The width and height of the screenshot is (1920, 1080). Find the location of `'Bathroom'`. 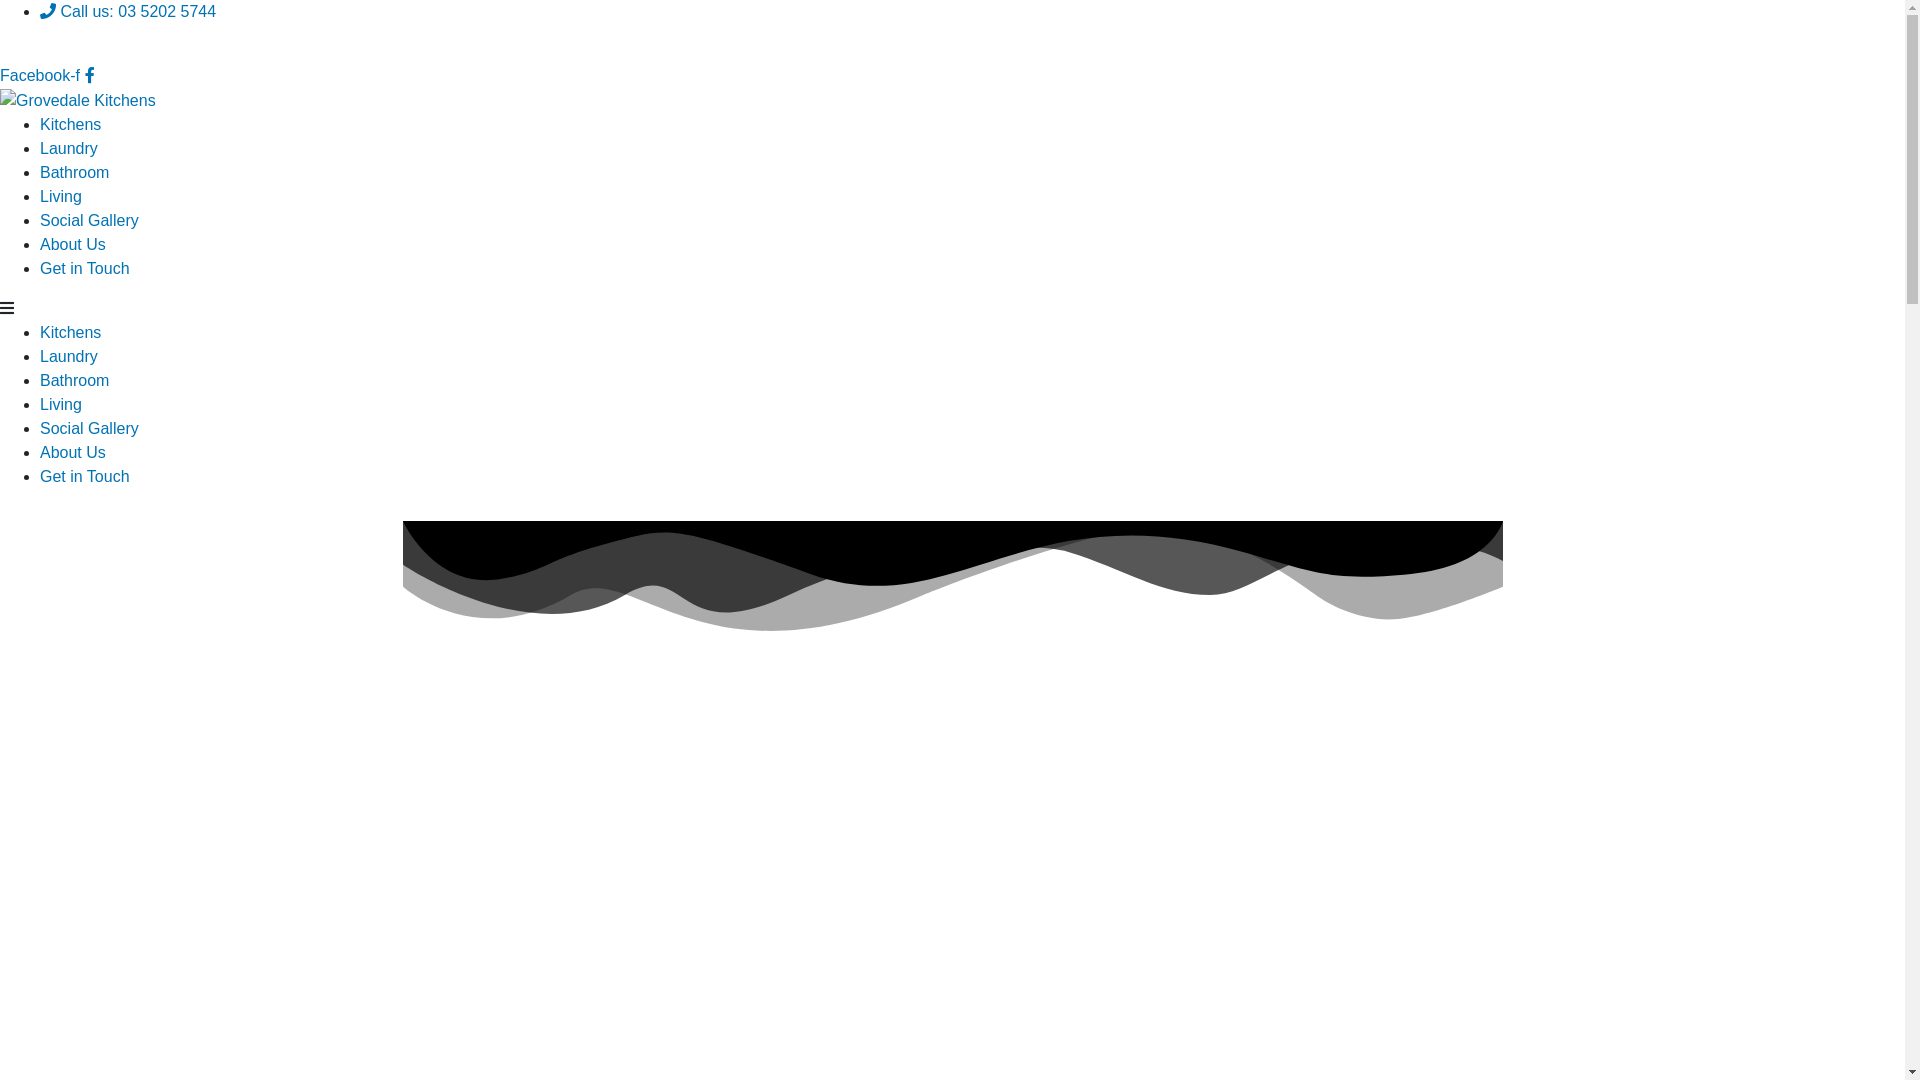

'Bathroom' is located at coordinates (74, 171).